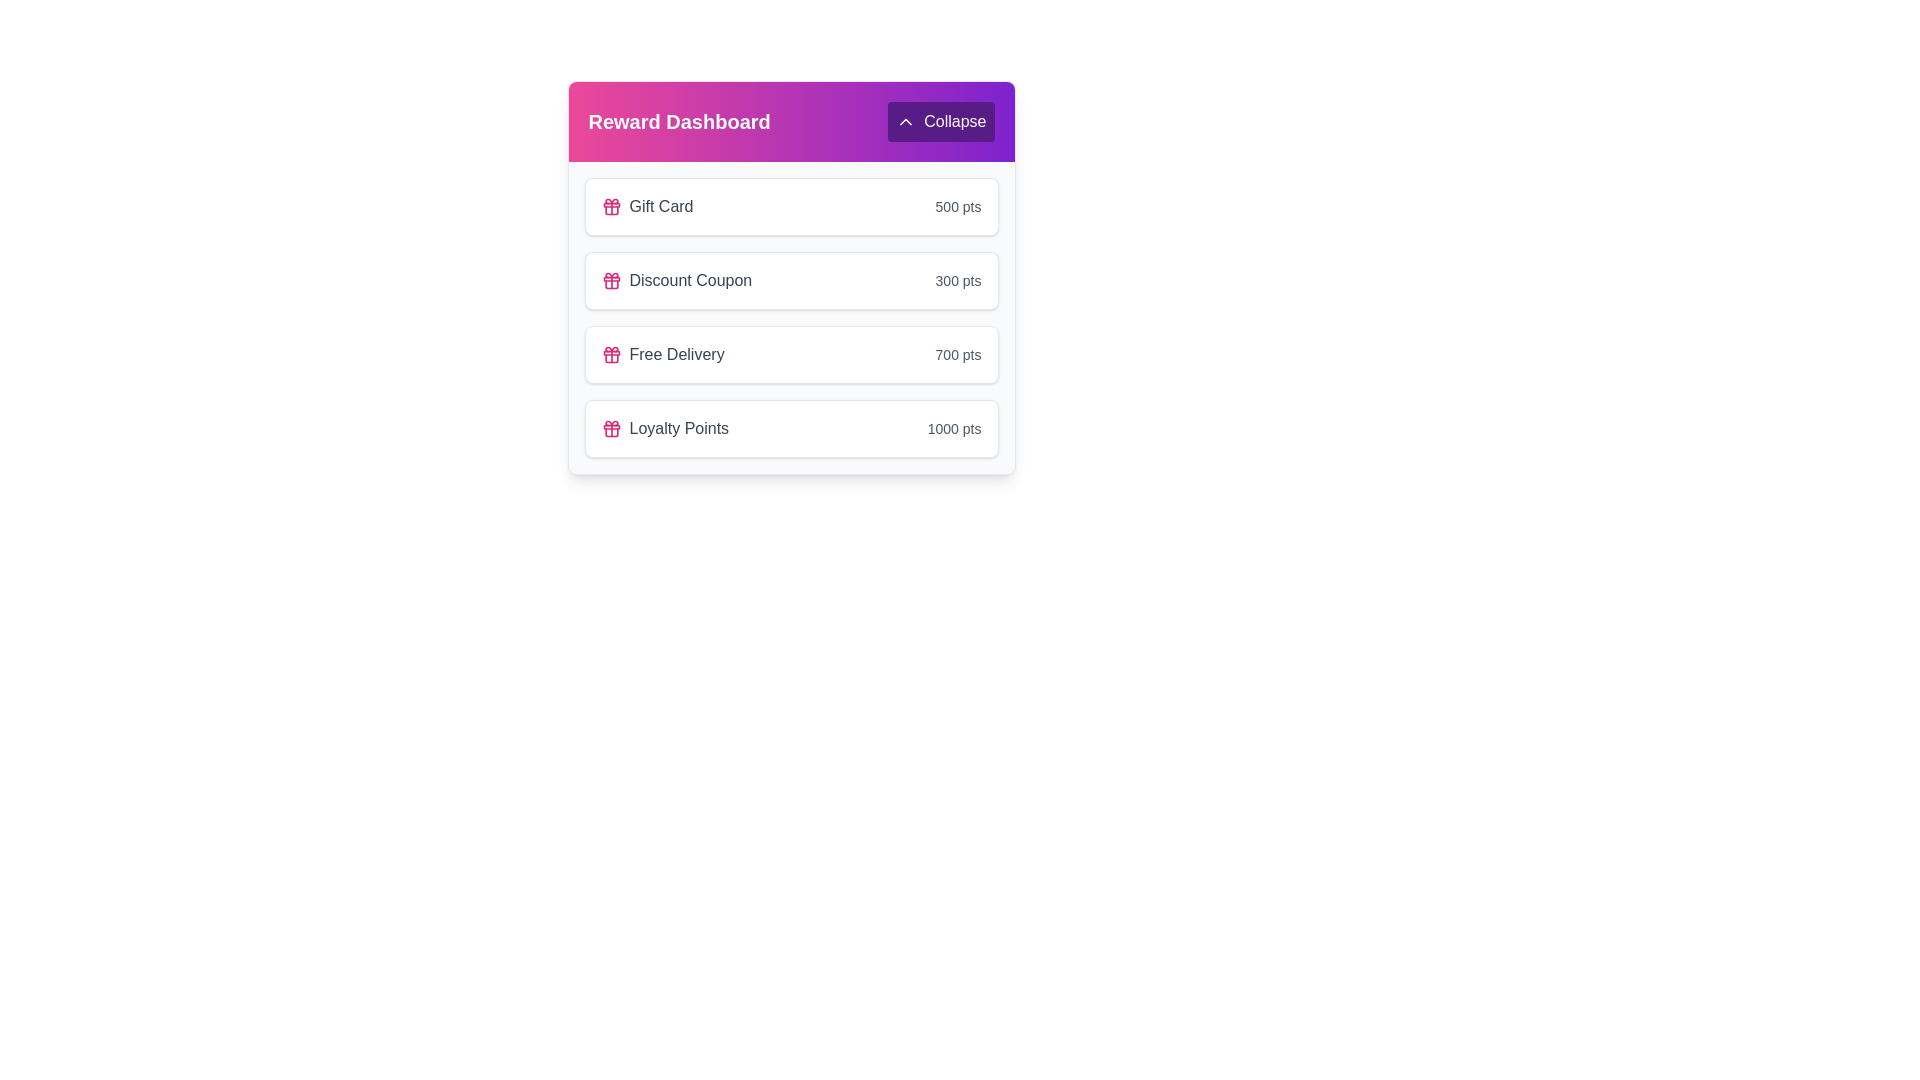 This screenshot has height=1080, width=1920. What do you see at coordinates (940, 122) in the screenshot?
I see `the 'Collapse' button with a purple background and upward-facing chevron icon located in the top-right corner of the 'Reward Dashboard' header` at bounding box center [940, 122].